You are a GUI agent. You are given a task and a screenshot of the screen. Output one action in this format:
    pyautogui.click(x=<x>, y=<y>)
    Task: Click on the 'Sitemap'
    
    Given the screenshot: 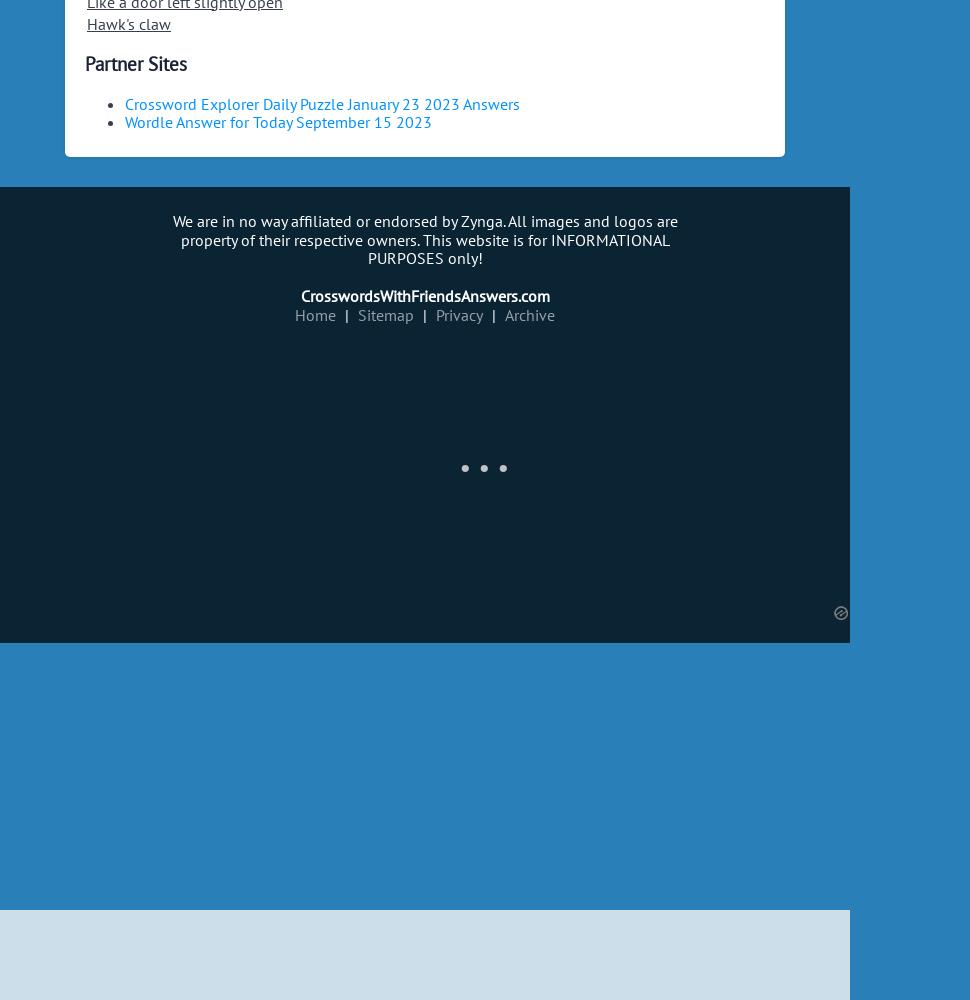 What is the action you would take?
    pyautogui.click(x=357, y=313)
    